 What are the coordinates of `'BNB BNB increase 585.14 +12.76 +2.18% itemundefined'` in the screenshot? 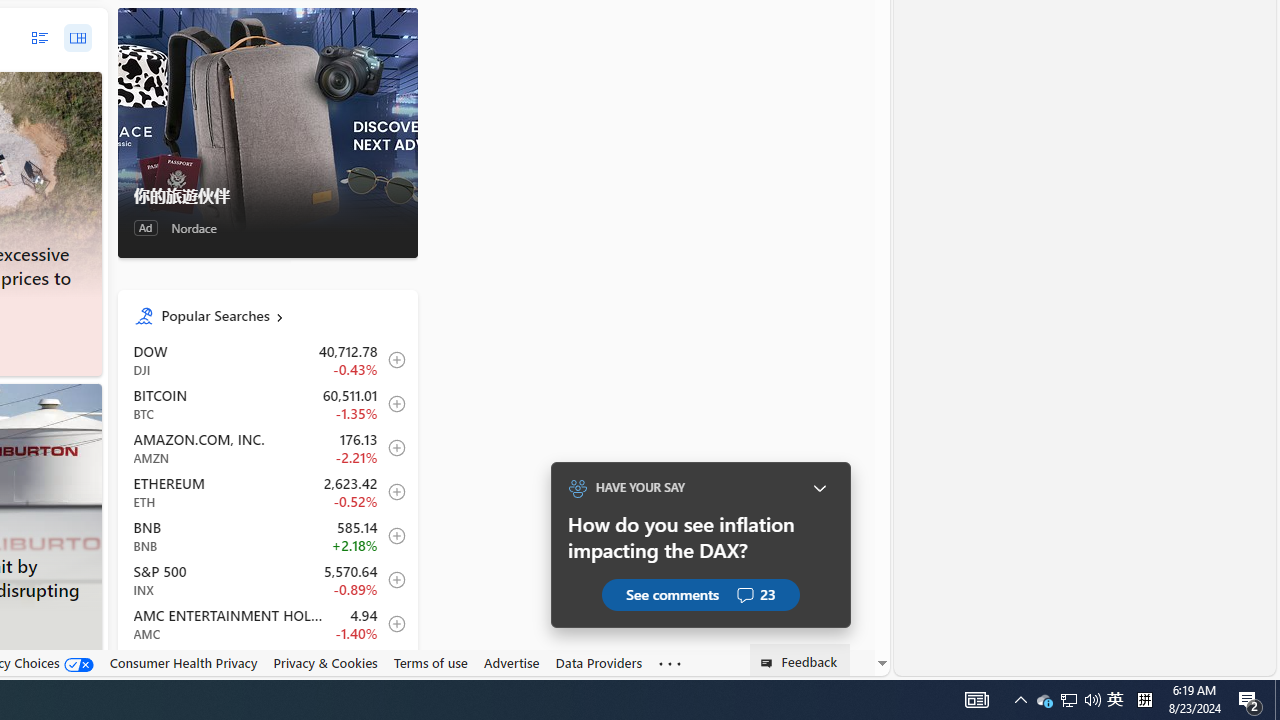 It's located at (266, 535).